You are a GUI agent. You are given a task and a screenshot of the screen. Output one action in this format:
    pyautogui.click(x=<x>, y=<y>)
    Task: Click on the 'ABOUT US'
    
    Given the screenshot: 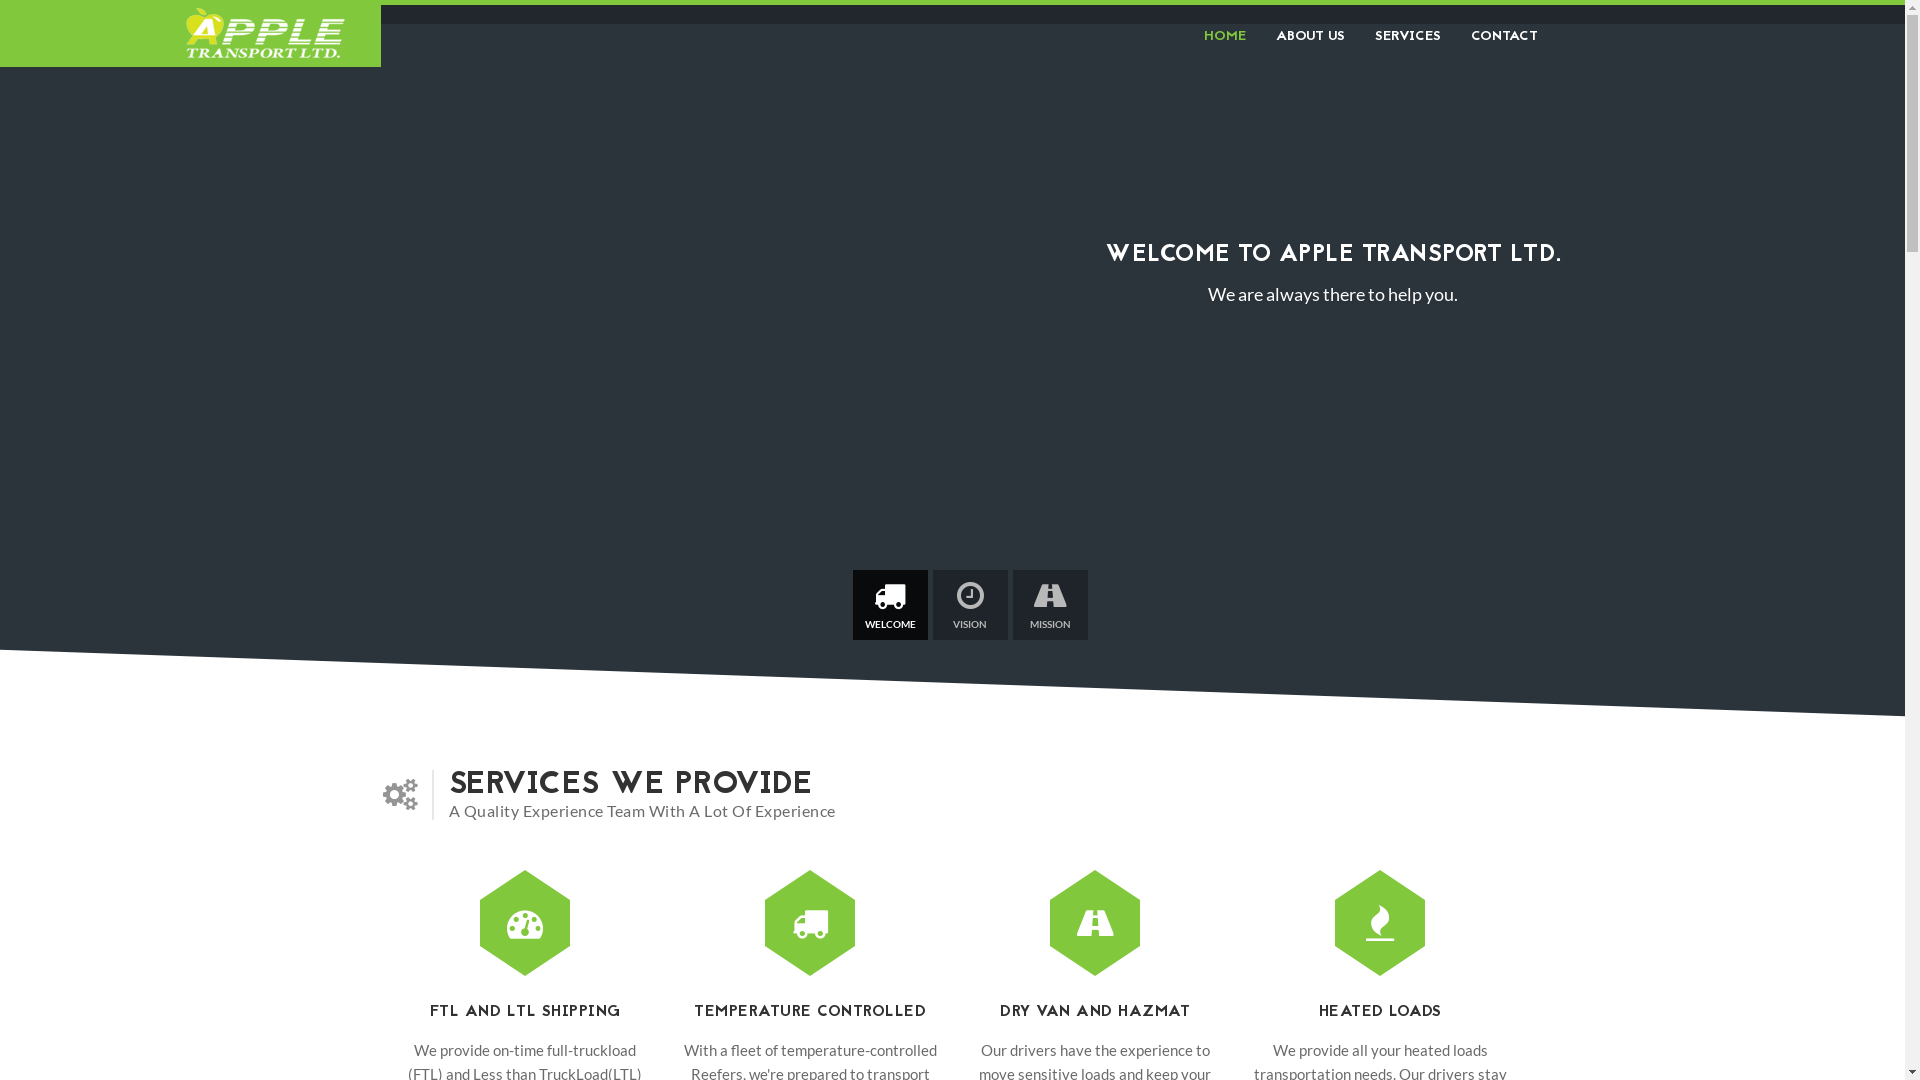 What is the action you would take?
    pyautogui.click(x=1258, y=35)
    